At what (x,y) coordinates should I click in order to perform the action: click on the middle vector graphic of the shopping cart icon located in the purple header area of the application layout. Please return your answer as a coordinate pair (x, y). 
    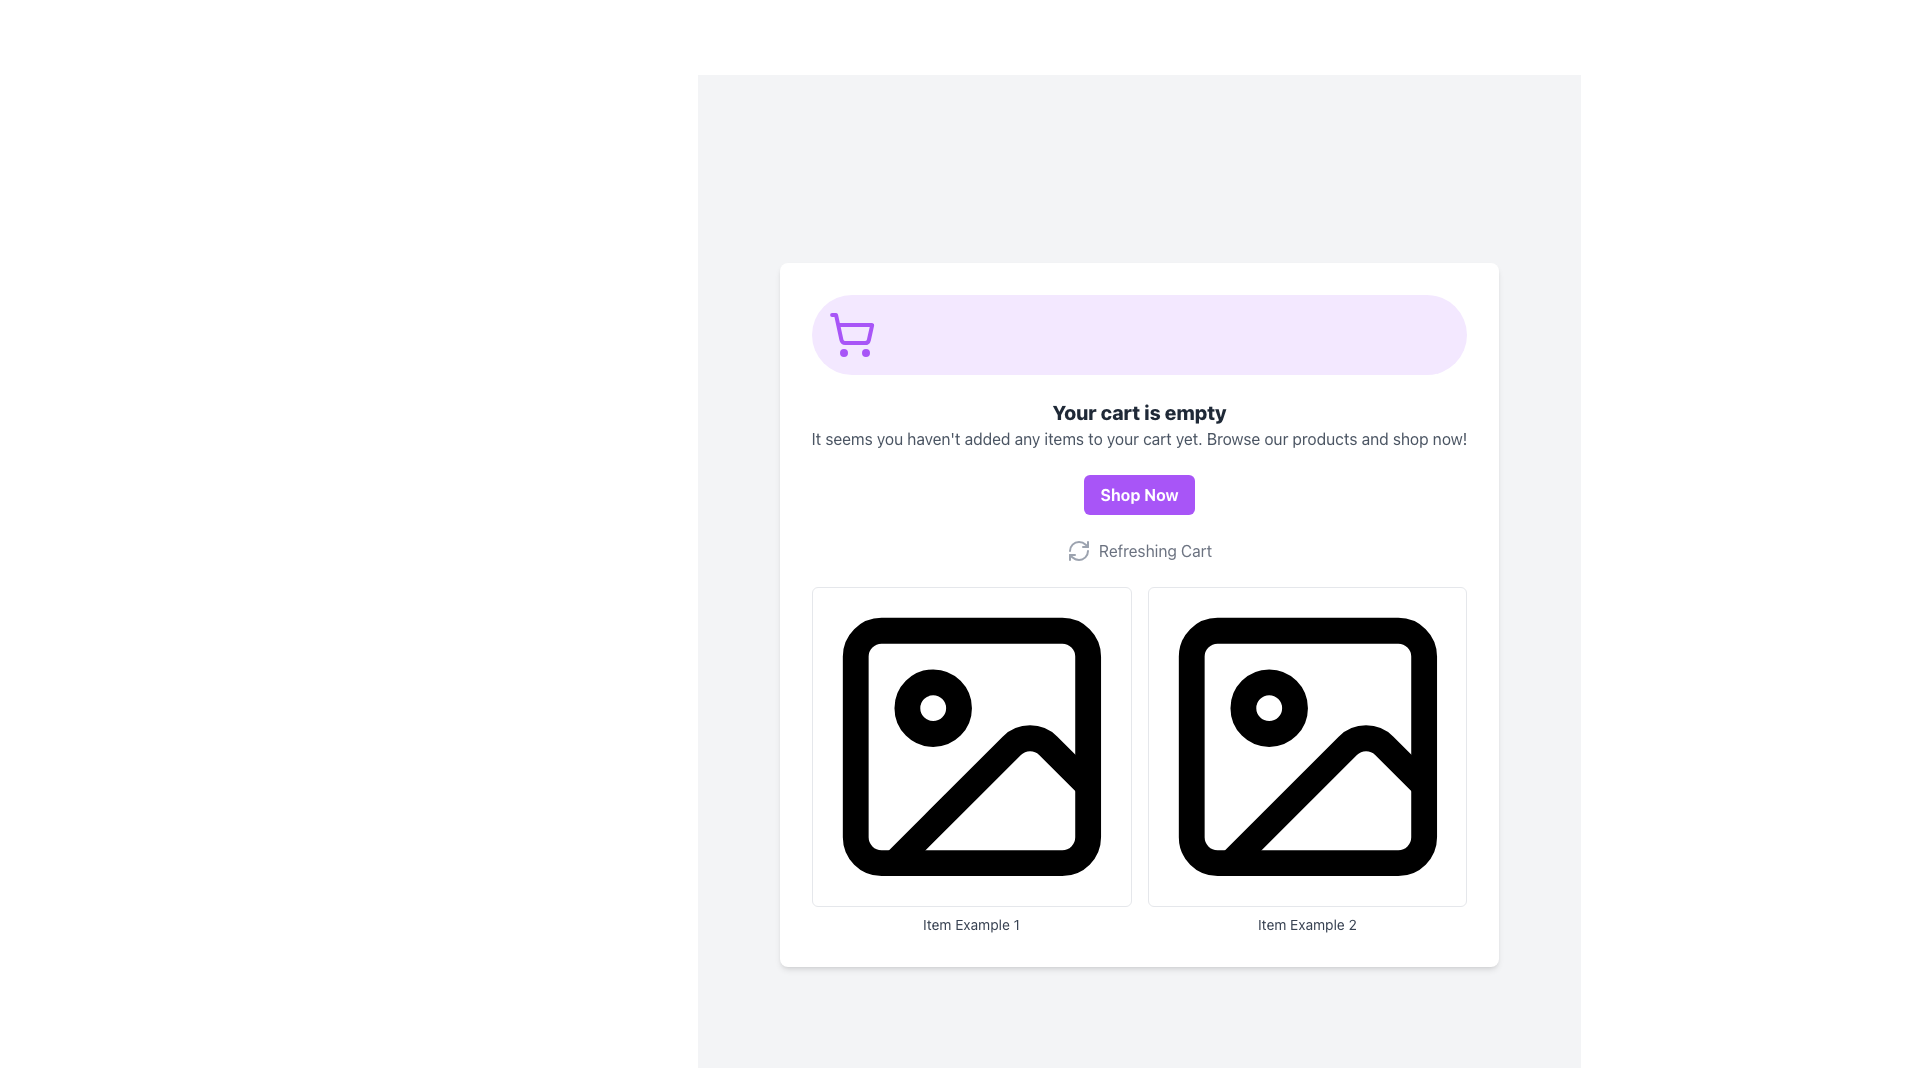
    Looking at the image, I should click on (851, 328).